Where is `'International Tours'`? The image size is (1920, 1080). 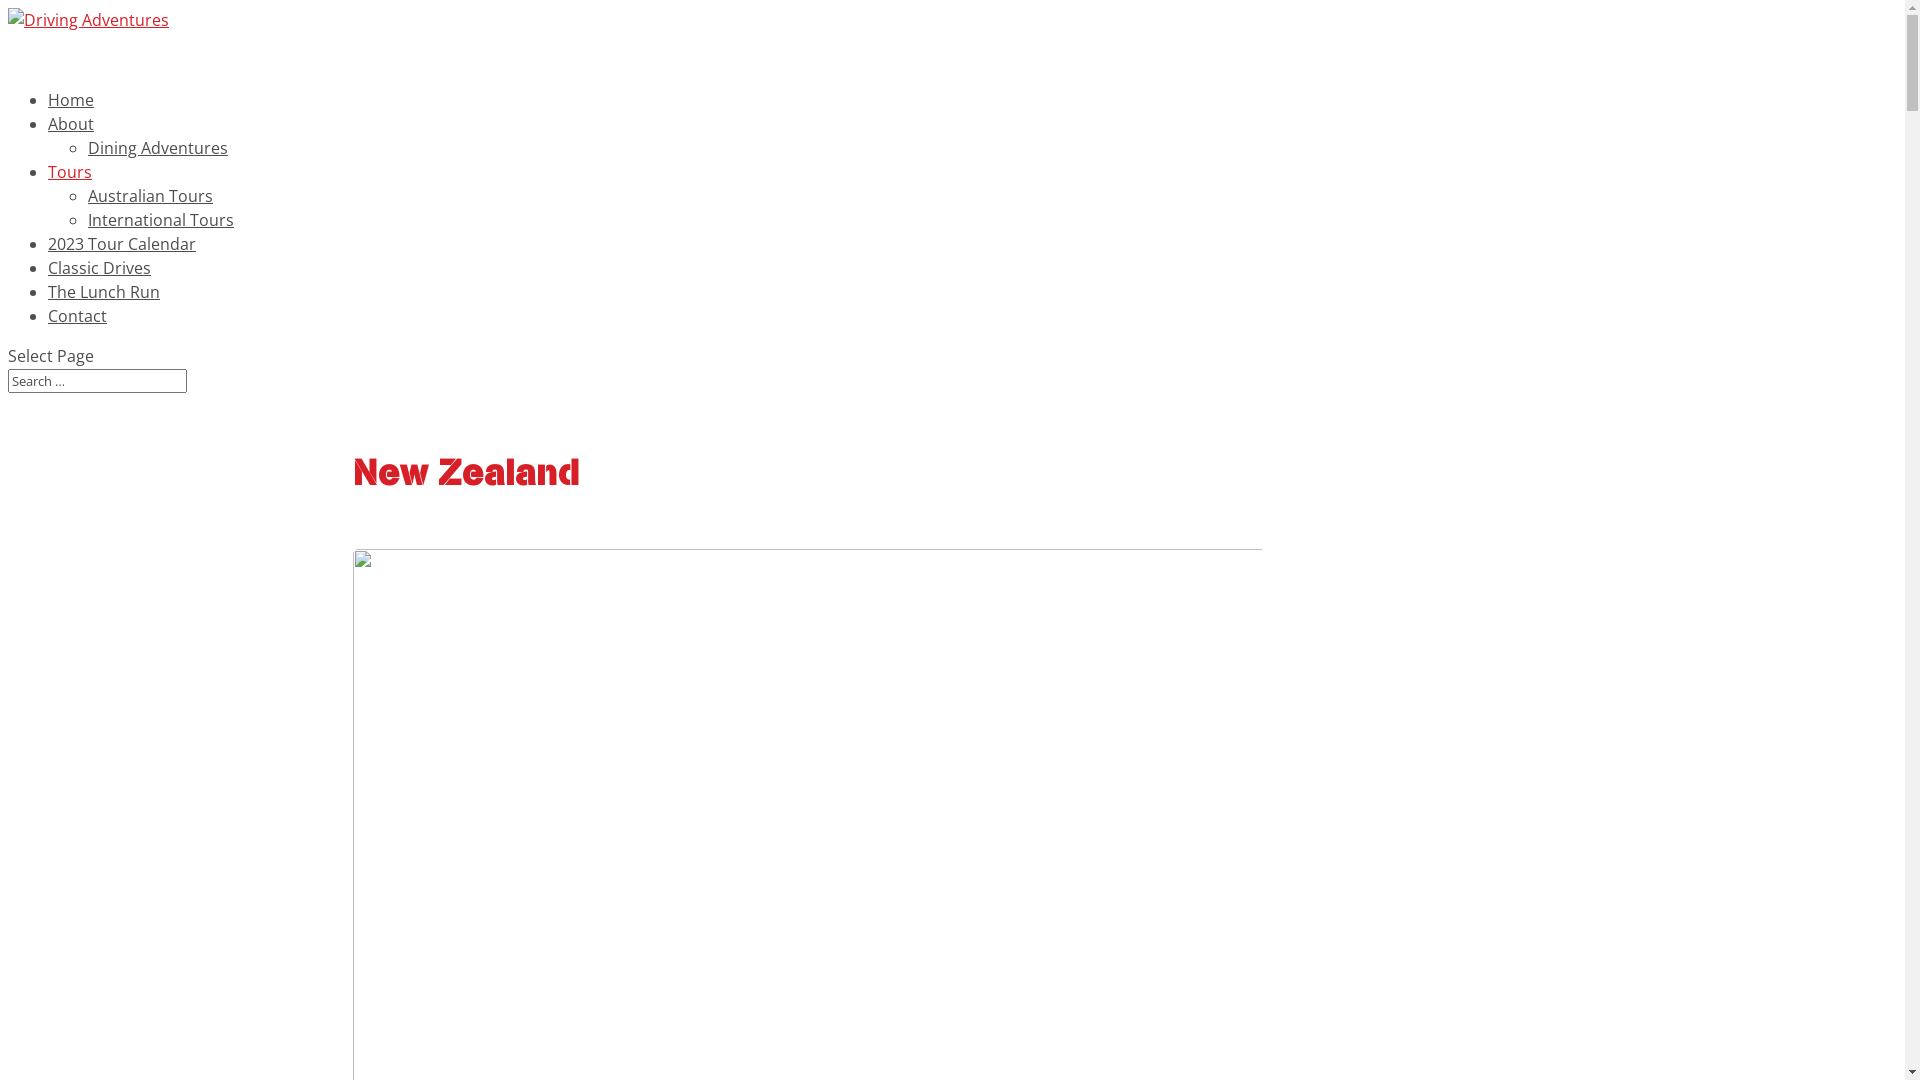
'International Tours' is located at coordinates (161, 219).